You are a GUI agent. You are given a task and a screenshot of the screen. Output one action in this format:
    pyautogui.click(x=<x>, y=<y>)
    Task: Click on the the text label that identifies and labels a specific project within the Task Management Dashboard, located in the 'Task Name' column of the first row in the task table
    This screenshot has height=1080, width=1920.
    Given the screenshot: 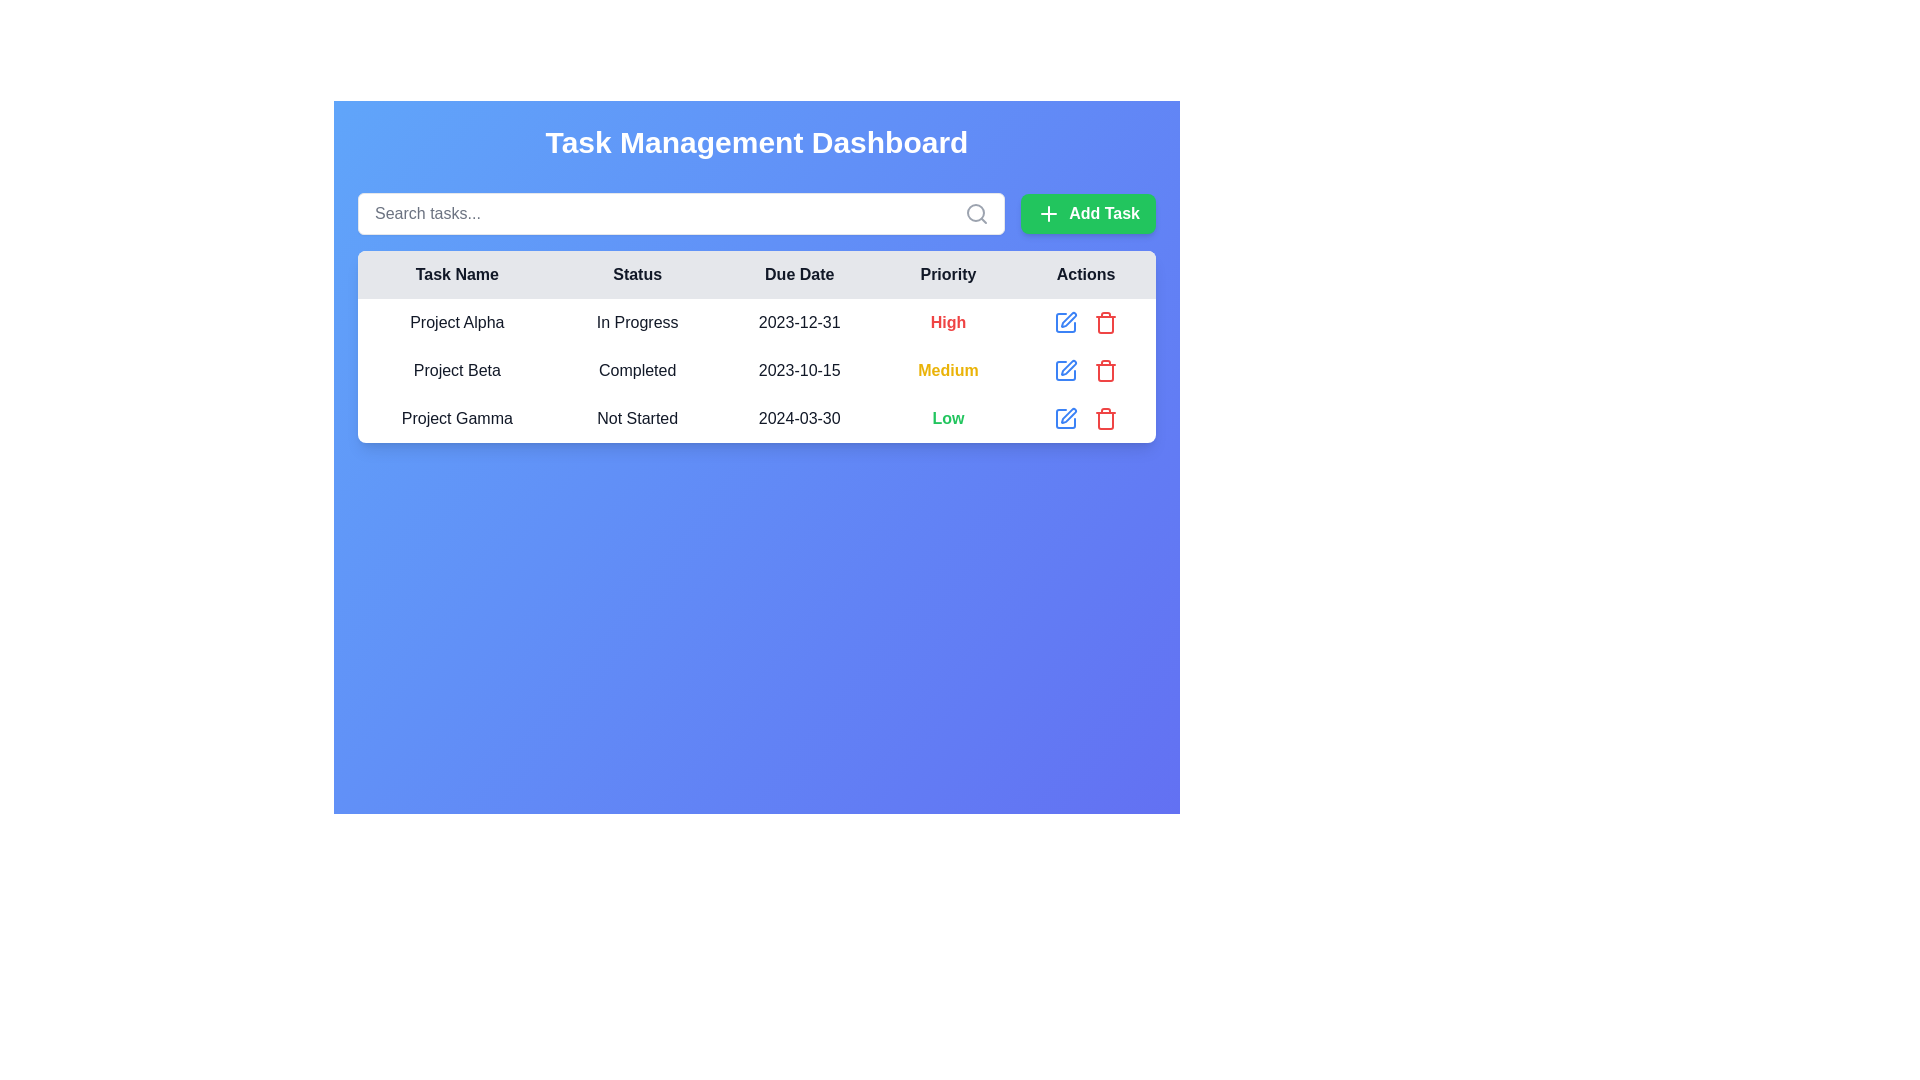 What is the action you would take?
    pyautogui.click(x=456, y=322)
    